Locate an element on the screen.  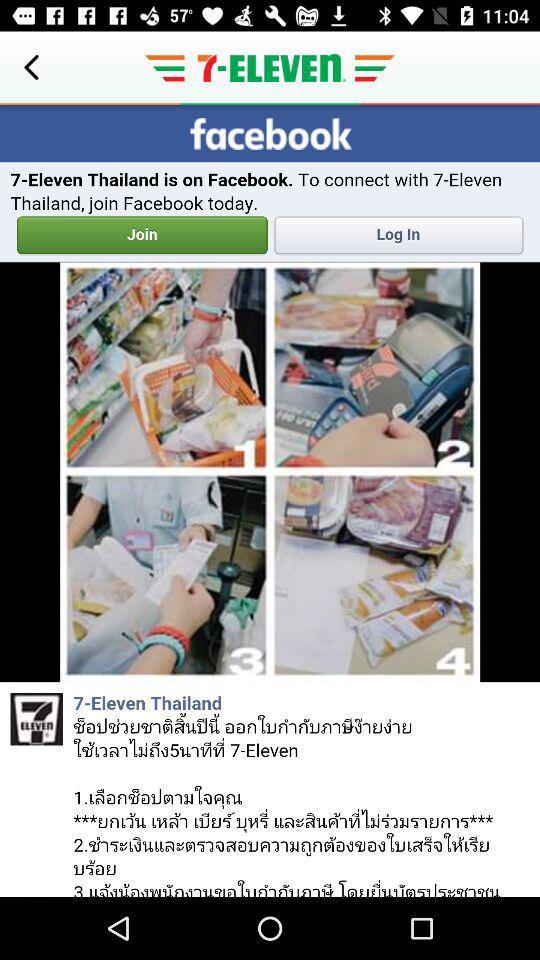
display screen is located at coordinates (270, 500).